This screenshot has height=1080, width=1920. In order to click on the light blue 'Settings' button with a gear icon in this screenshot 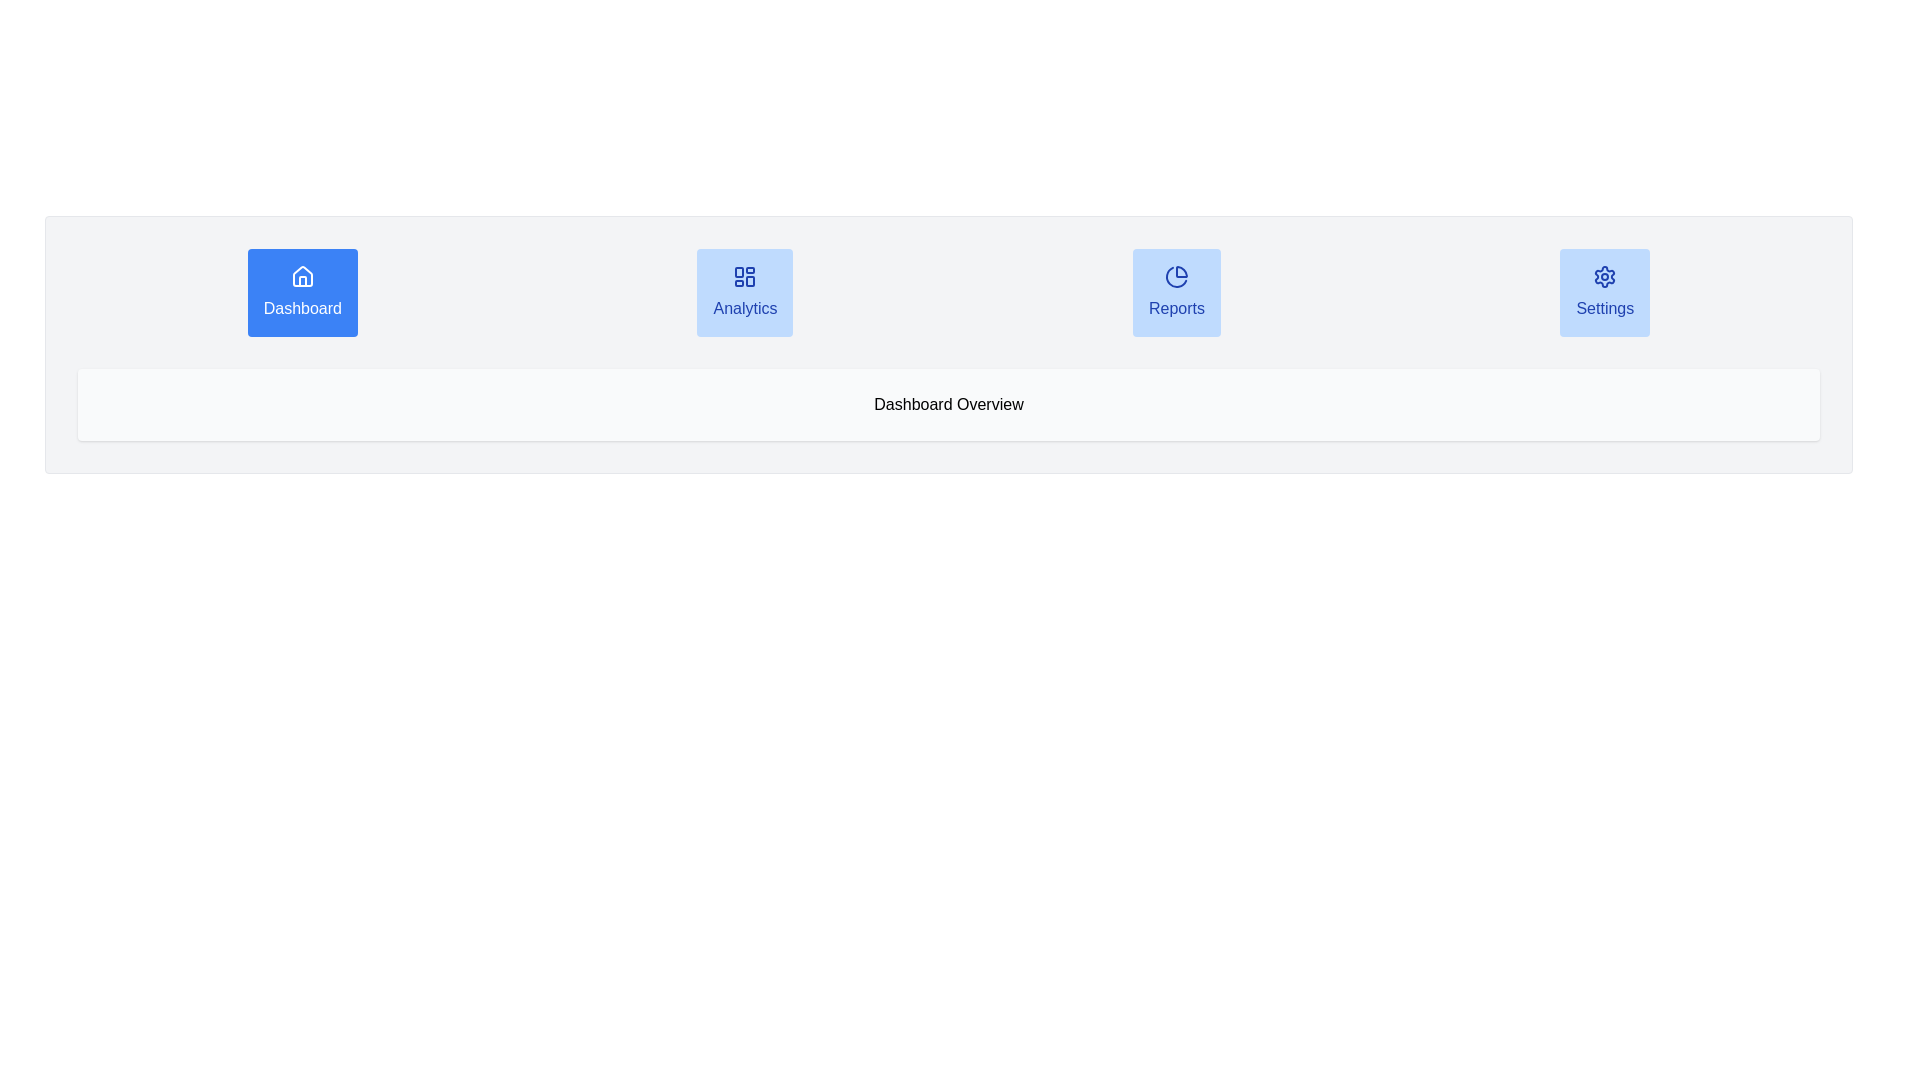, I will do `click(1605, 293)`.